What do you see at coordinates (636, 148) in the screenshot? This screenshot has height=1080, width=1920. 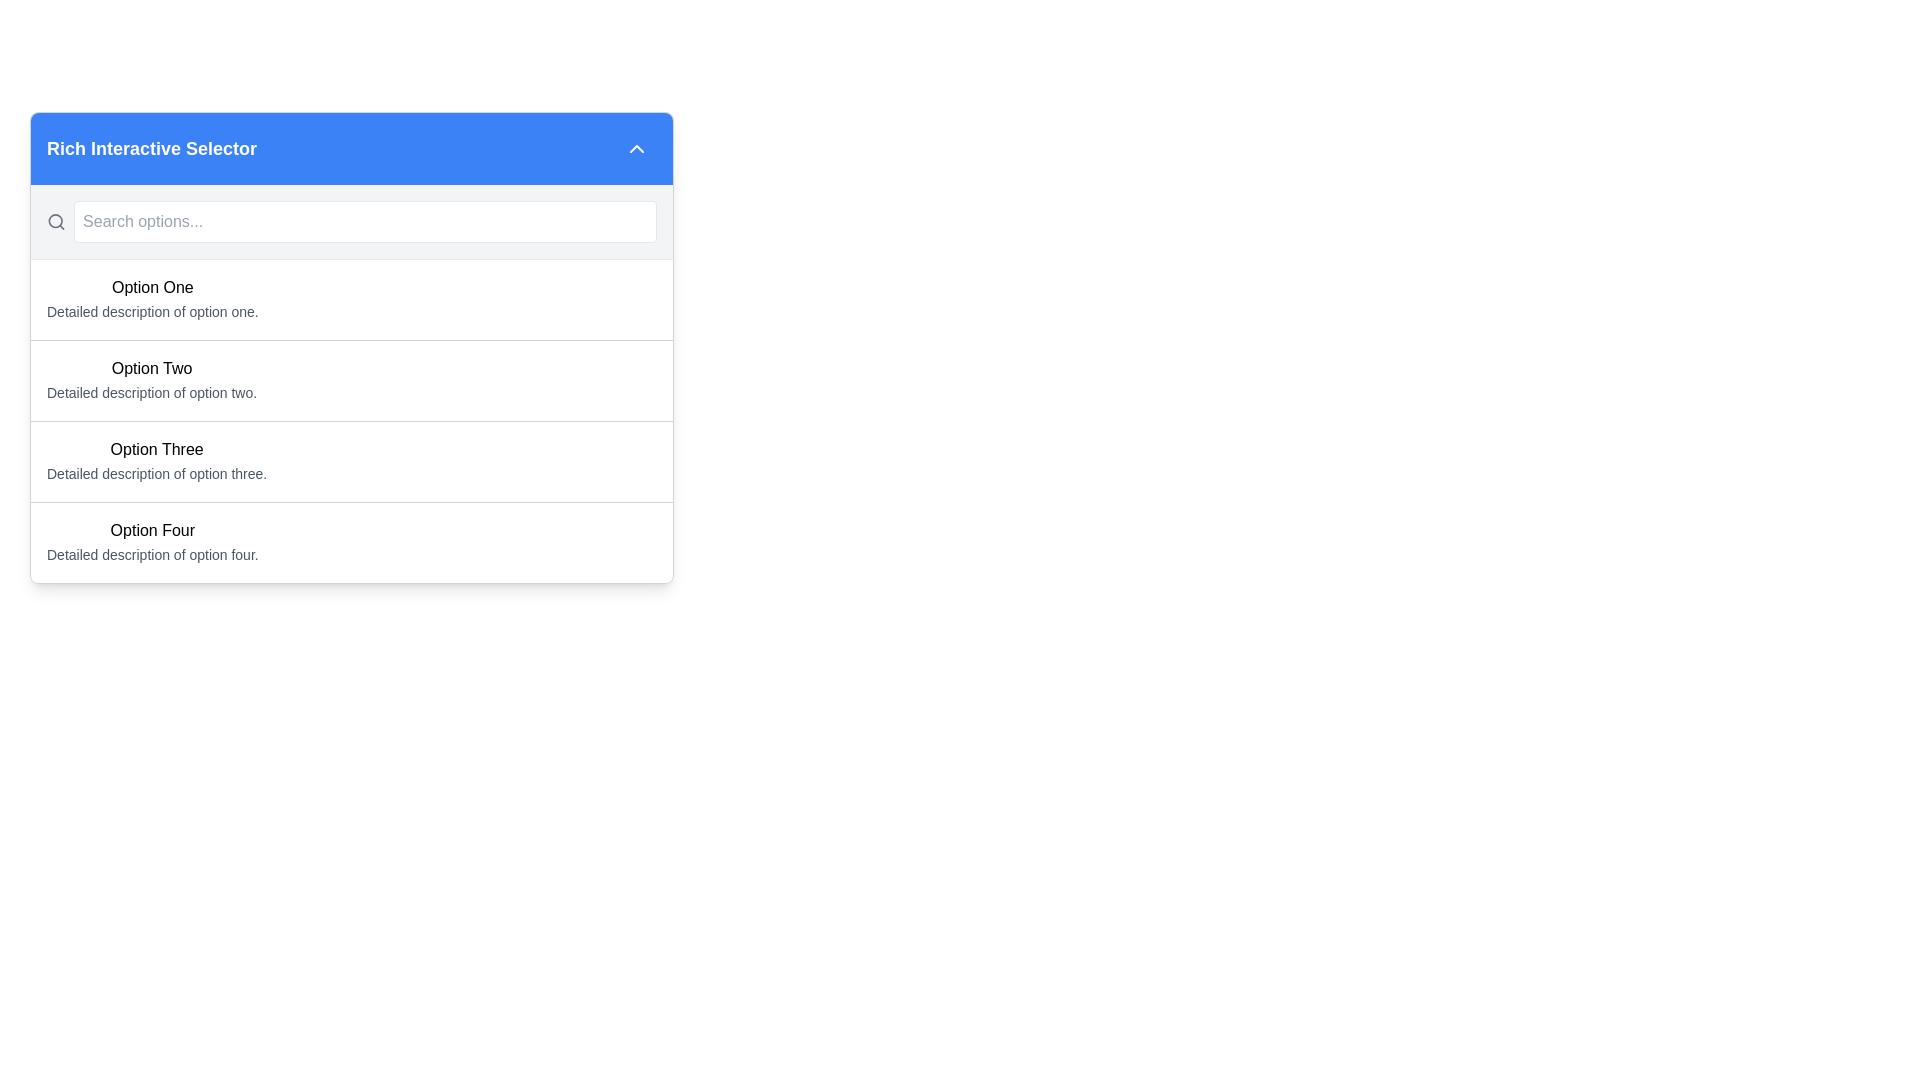 I see `the upward arrow button in the header section of the 'Rich Interactive Selector' interface` at bounding box center [636, 148].